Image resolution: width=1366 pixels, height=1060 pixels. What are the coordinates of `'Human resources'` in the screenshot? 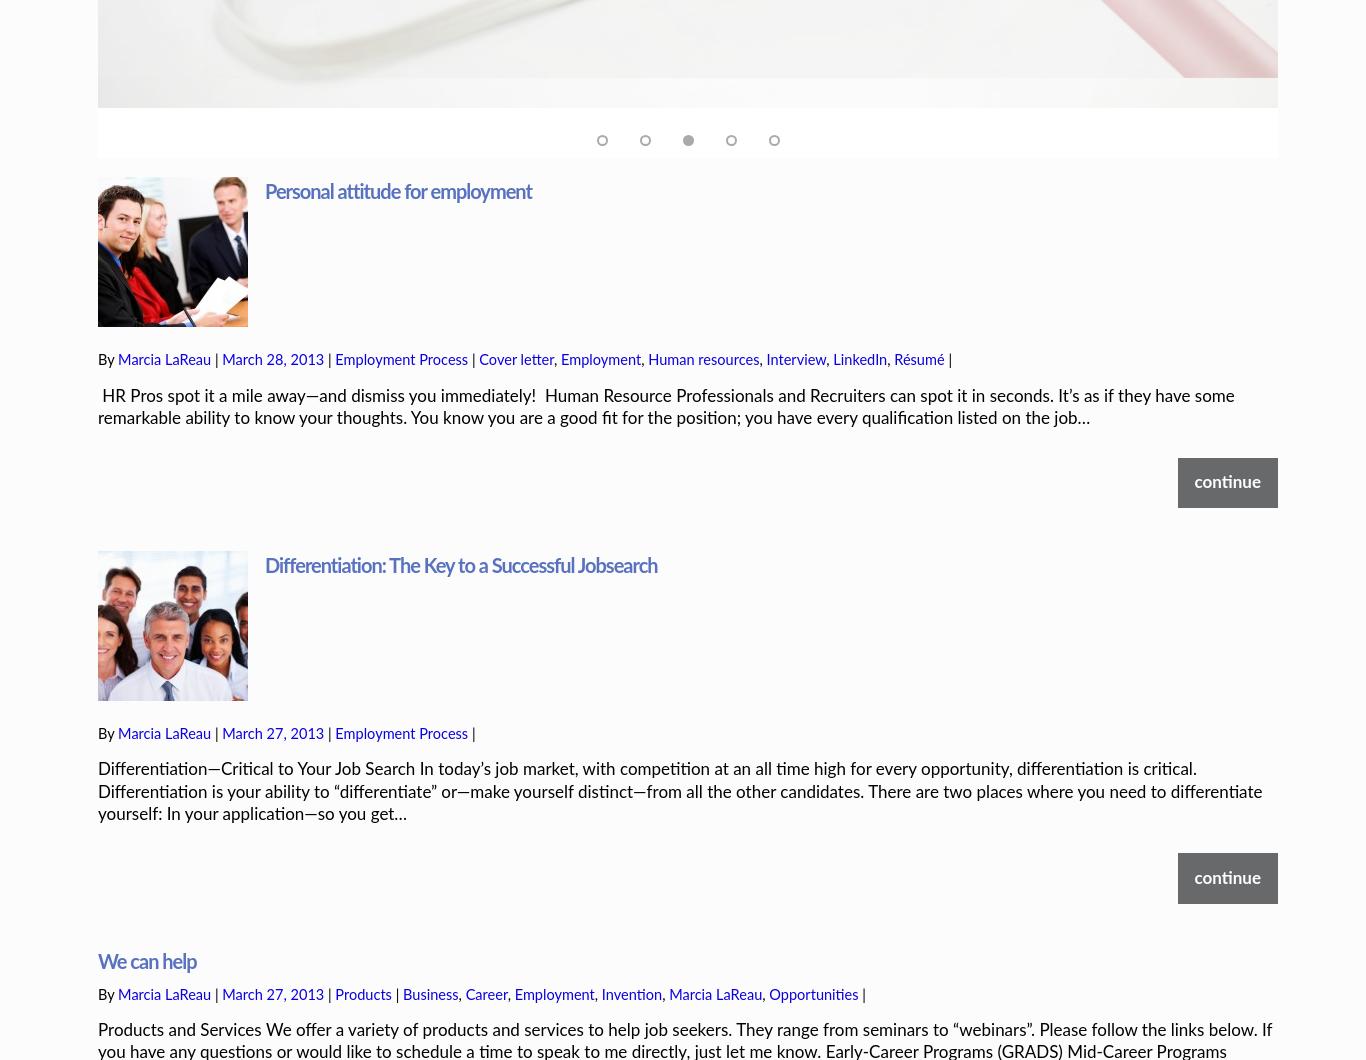 It's located at (703, 292).